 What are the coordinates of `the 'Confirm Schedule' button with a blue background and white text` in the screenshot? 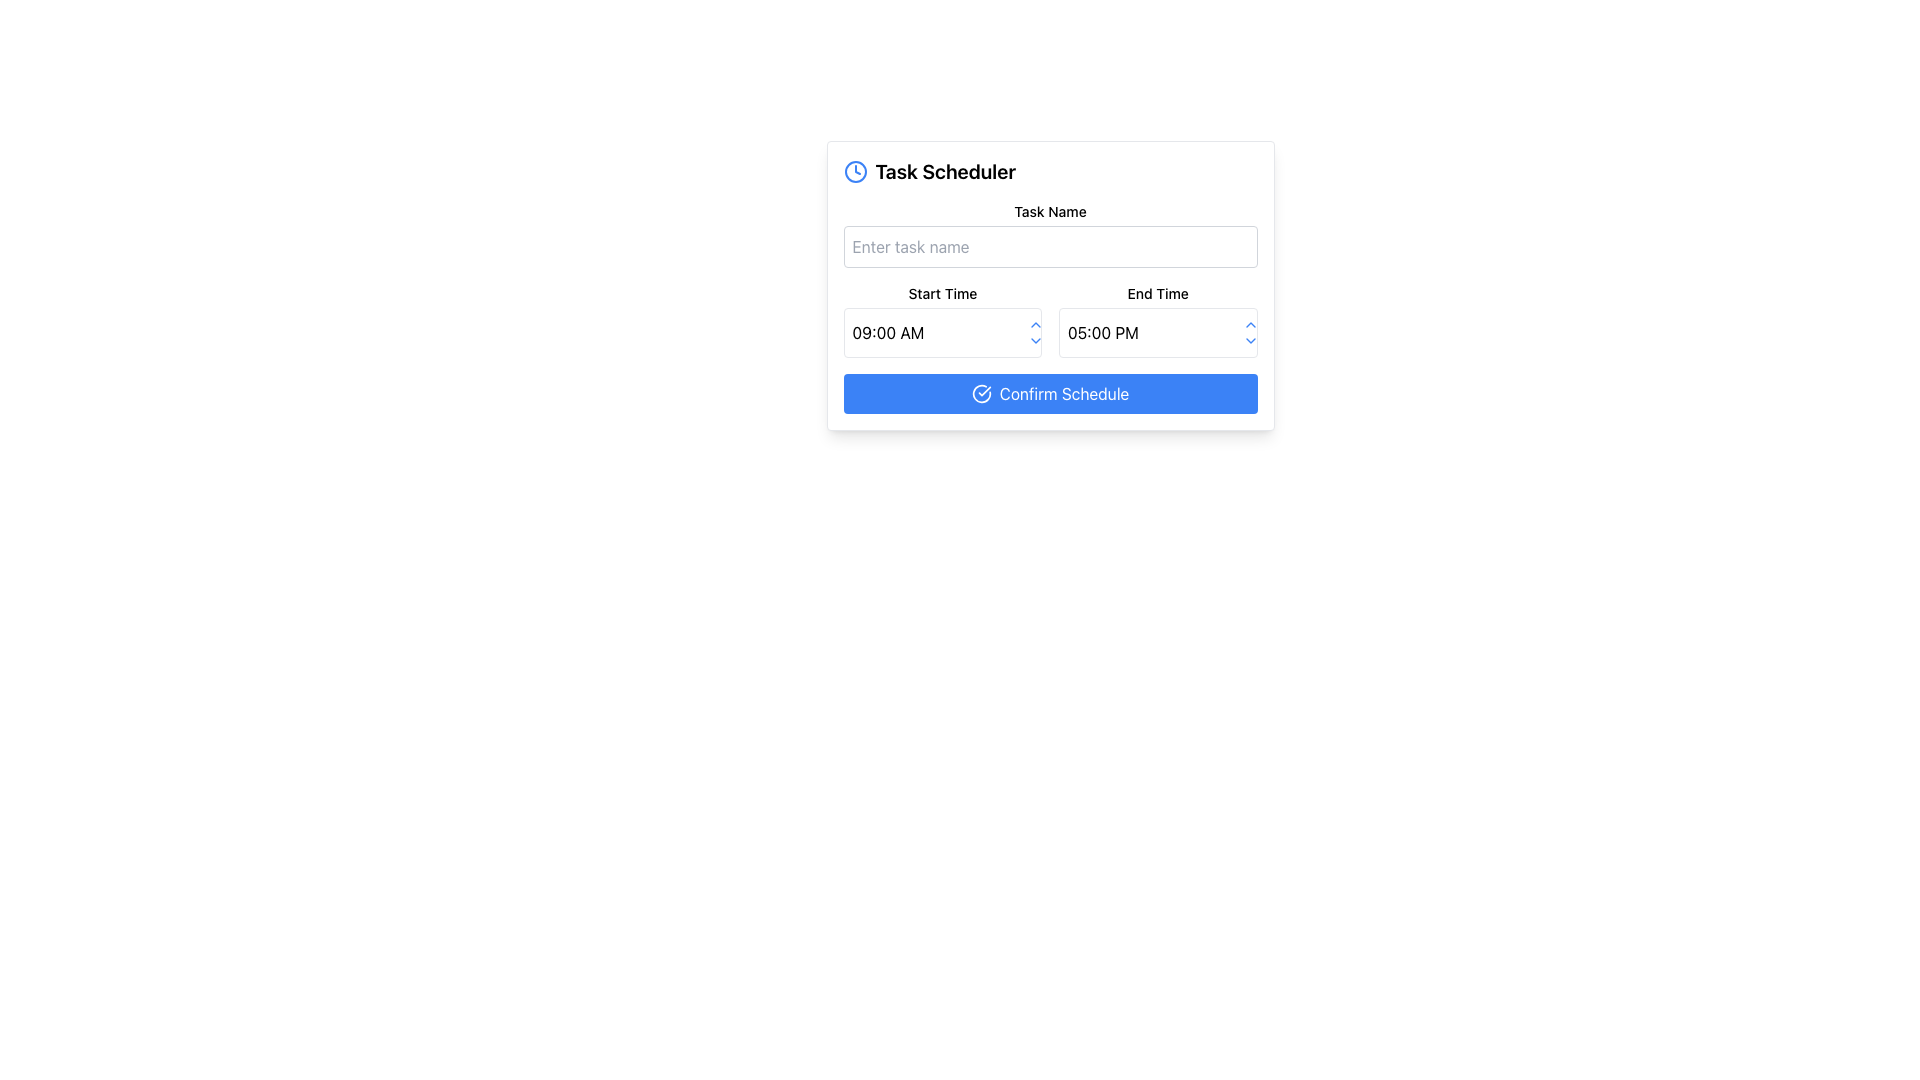 It's located at (1049, 393).